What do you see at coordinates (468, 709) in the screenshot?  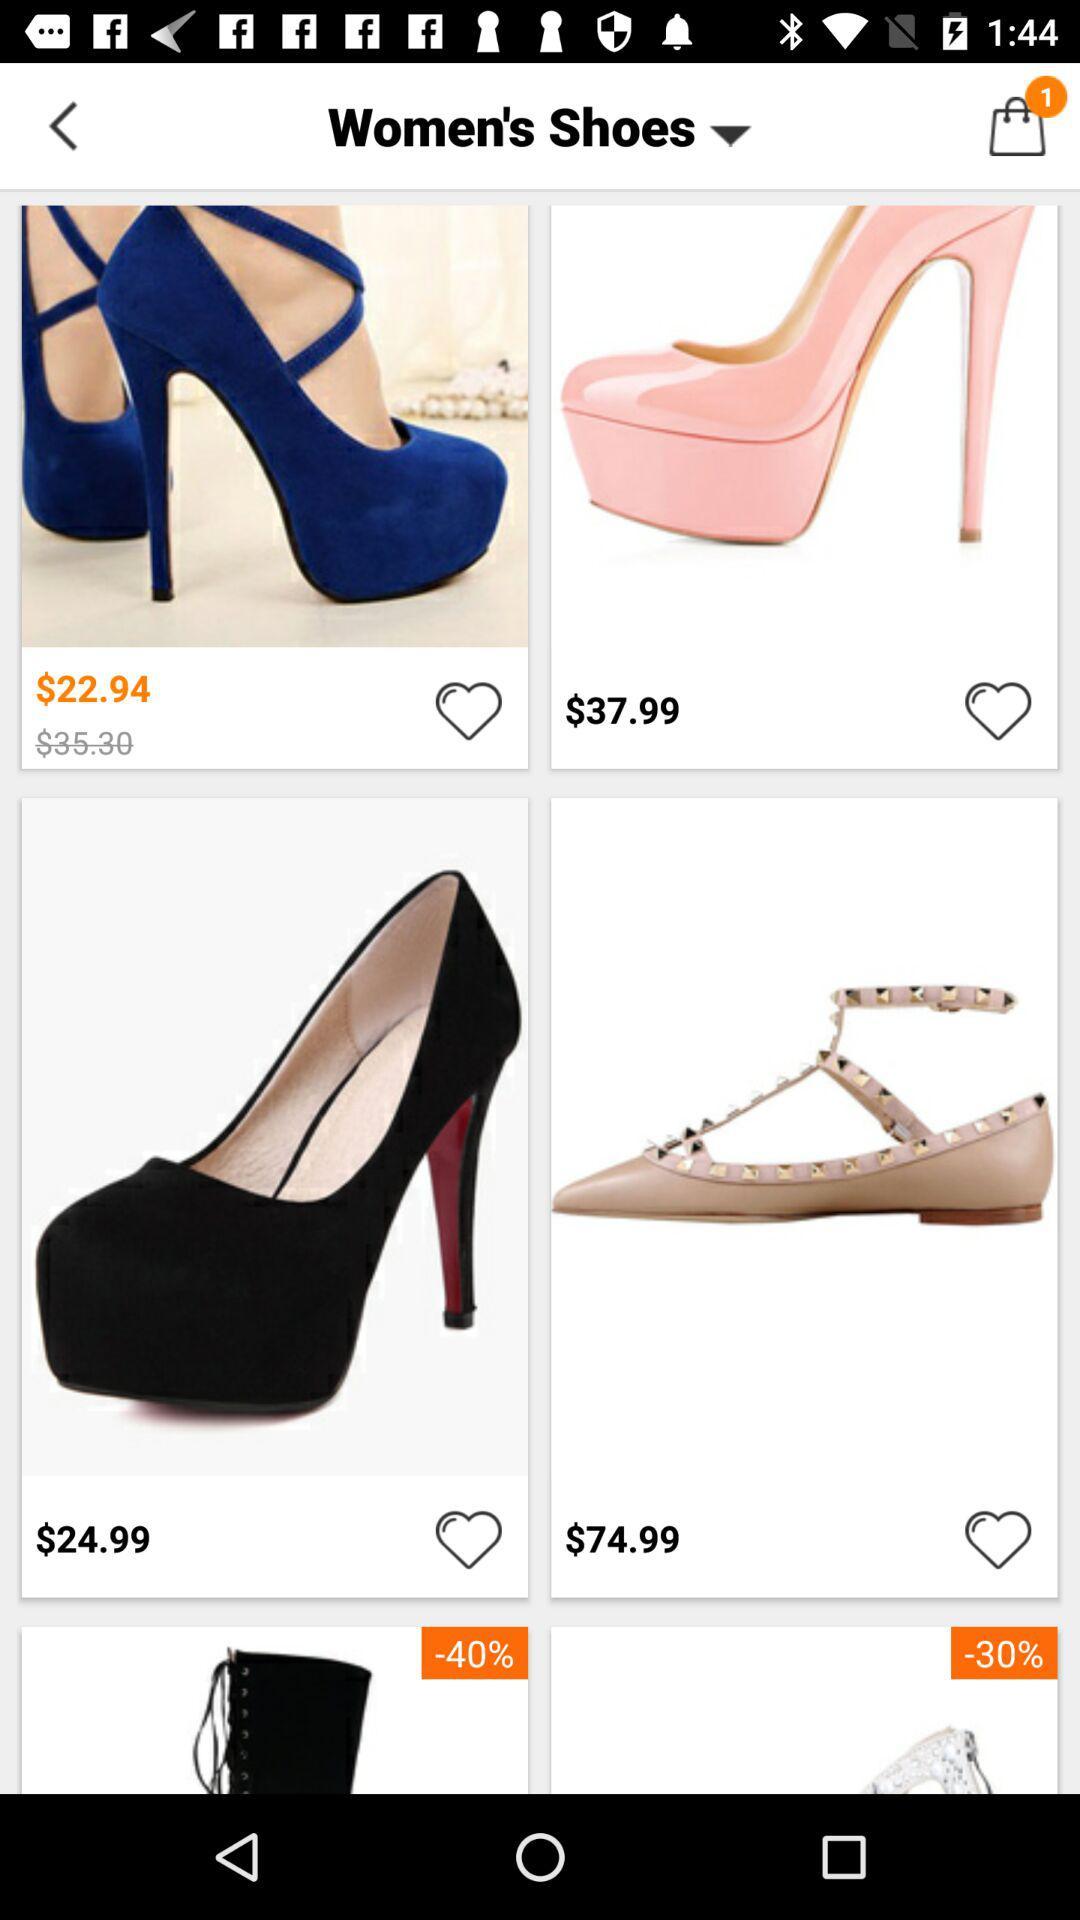 I see `like` at bounding box center [468, 709].